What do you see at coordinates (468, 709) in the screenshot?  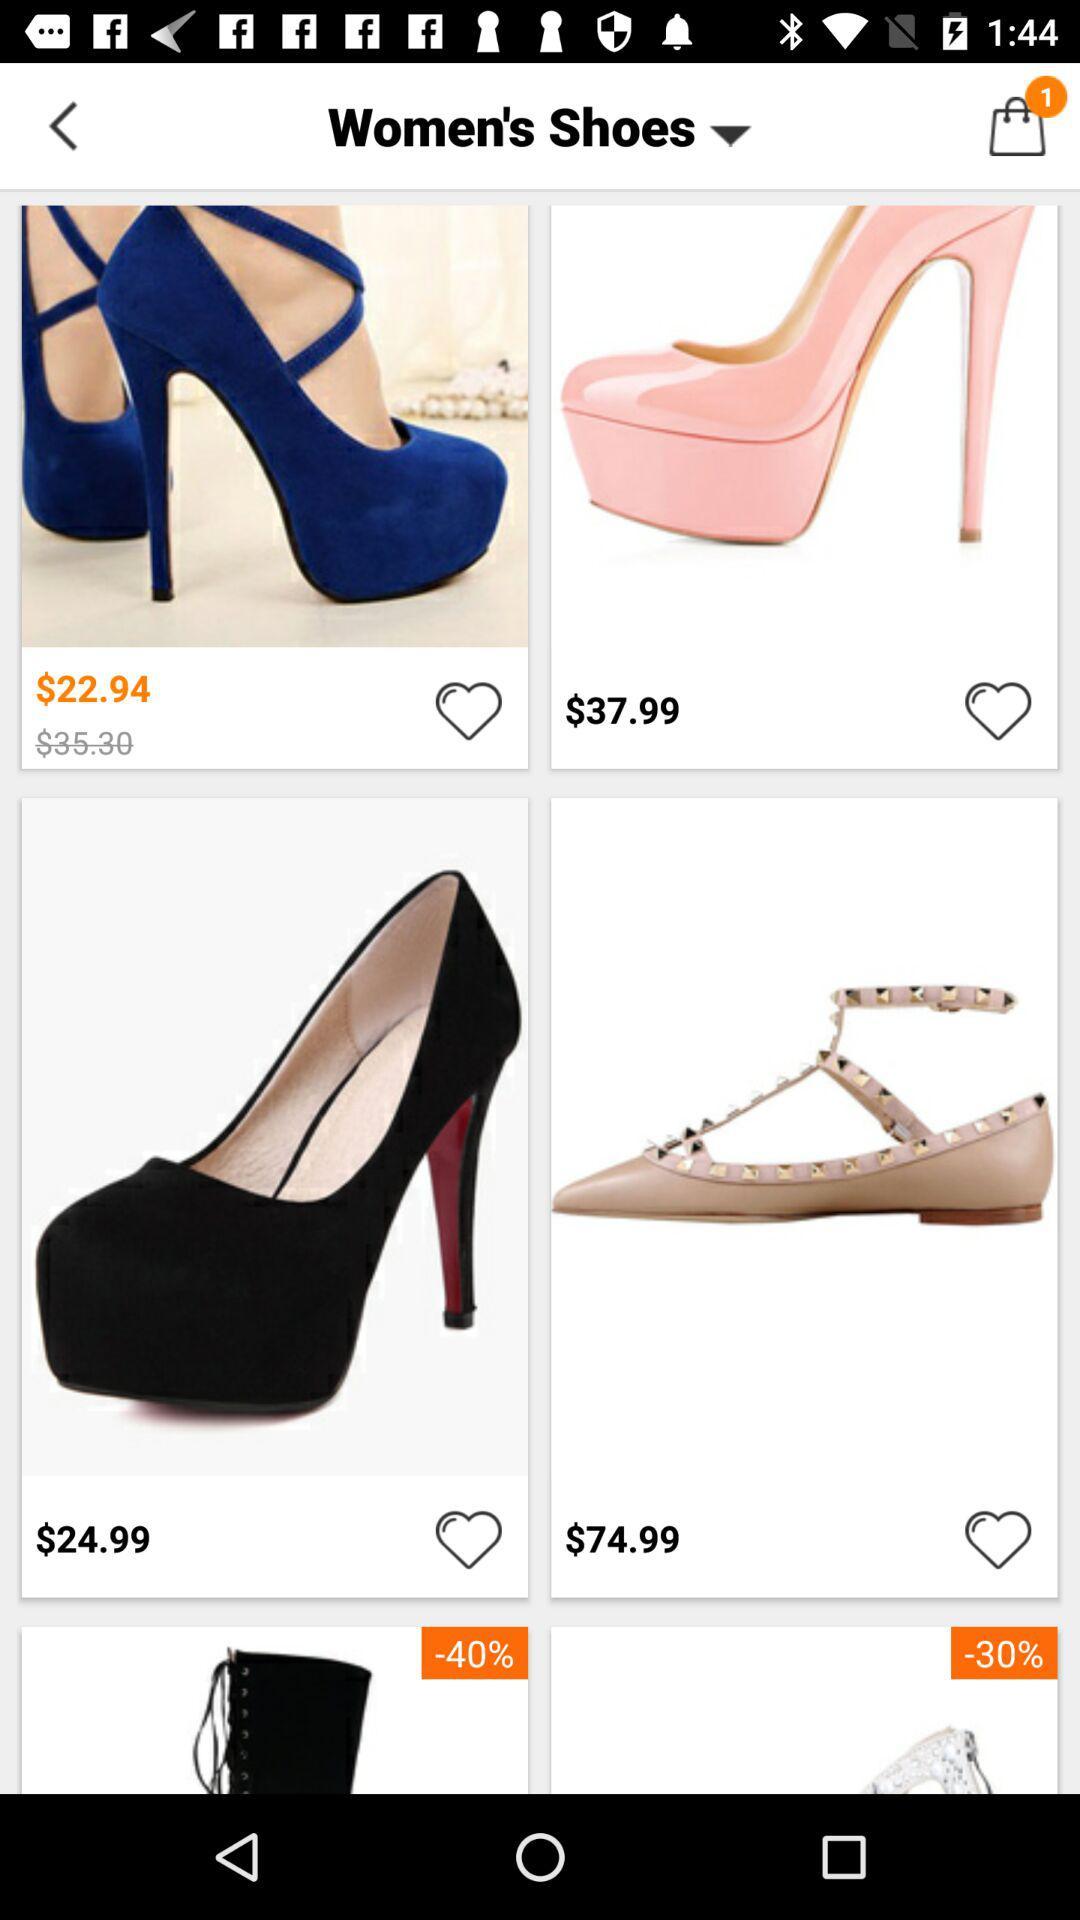 I see `like` at bounding box center [468, 709].